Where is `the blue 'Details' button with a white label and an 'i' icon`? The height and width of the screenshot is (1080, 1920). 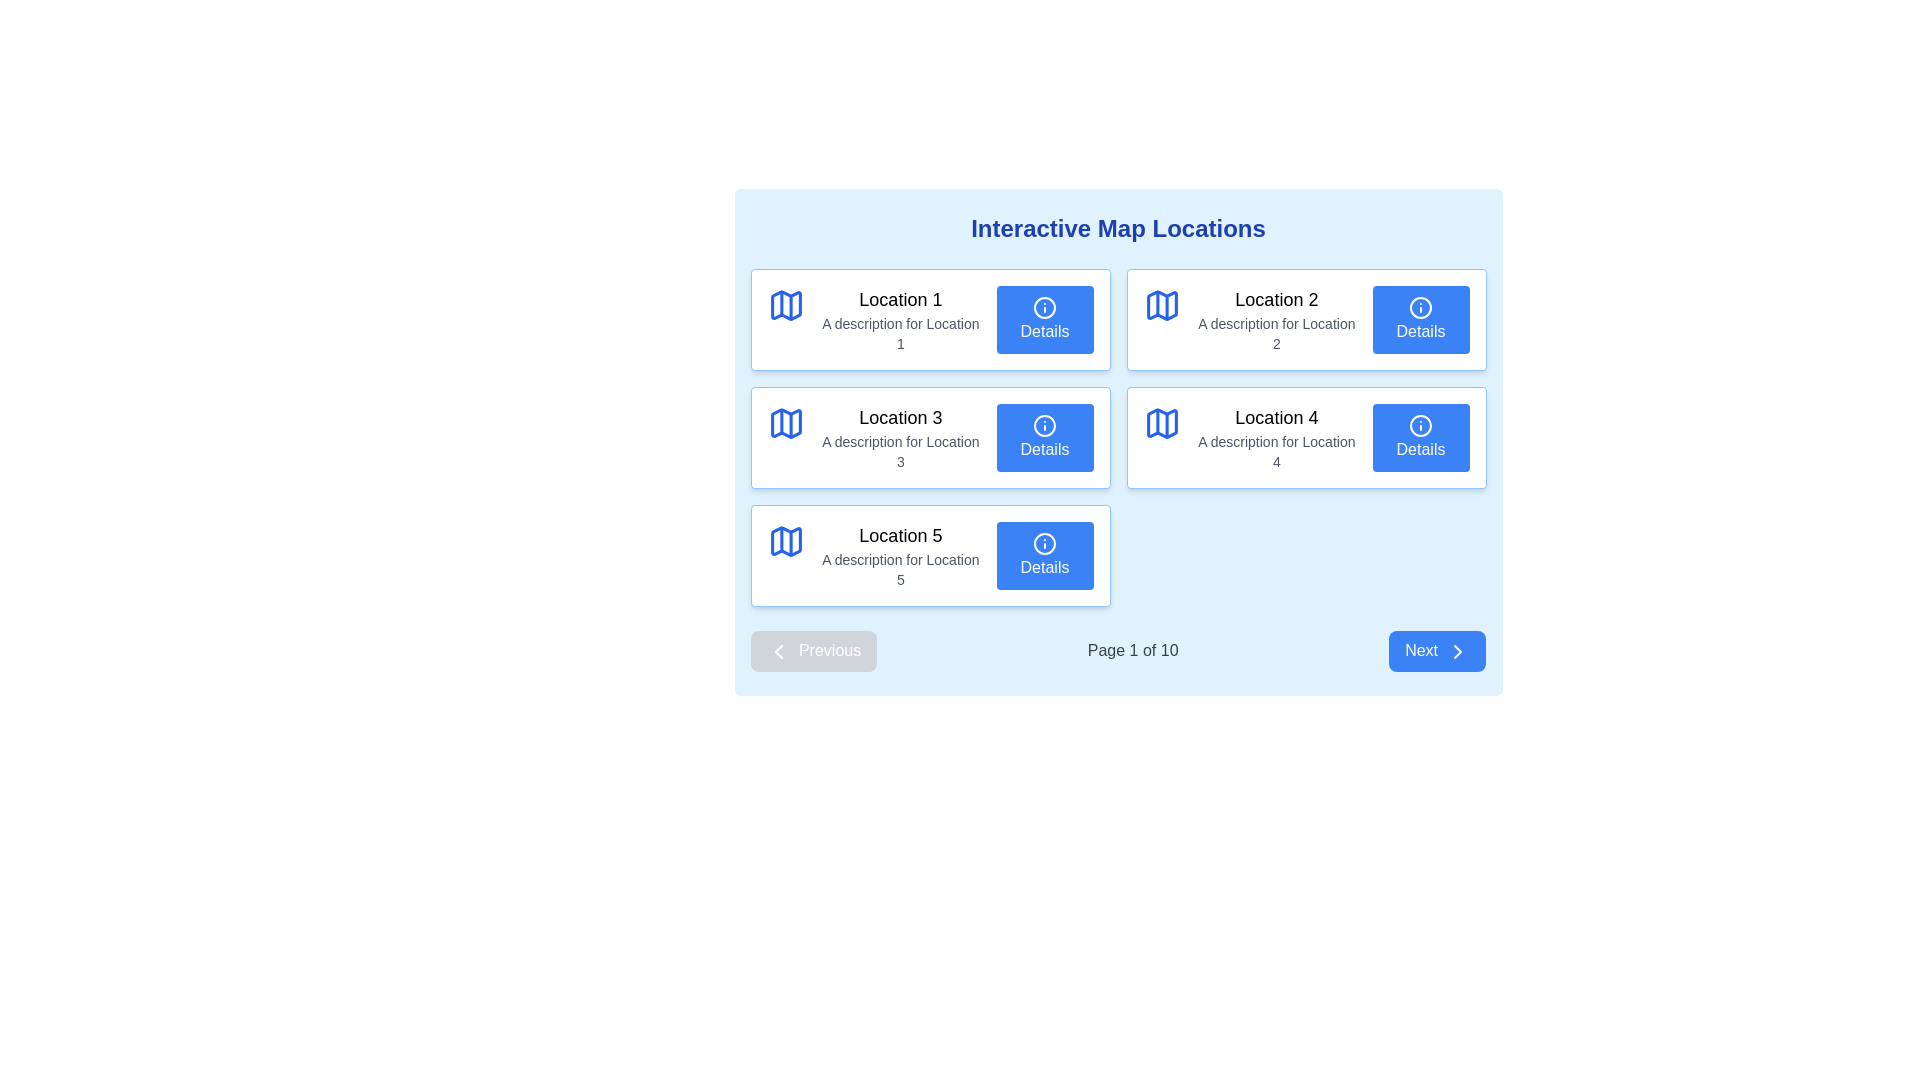 the blue 'Details' button with a white label and an 'i' icon is located at coordinates (1044, 437).